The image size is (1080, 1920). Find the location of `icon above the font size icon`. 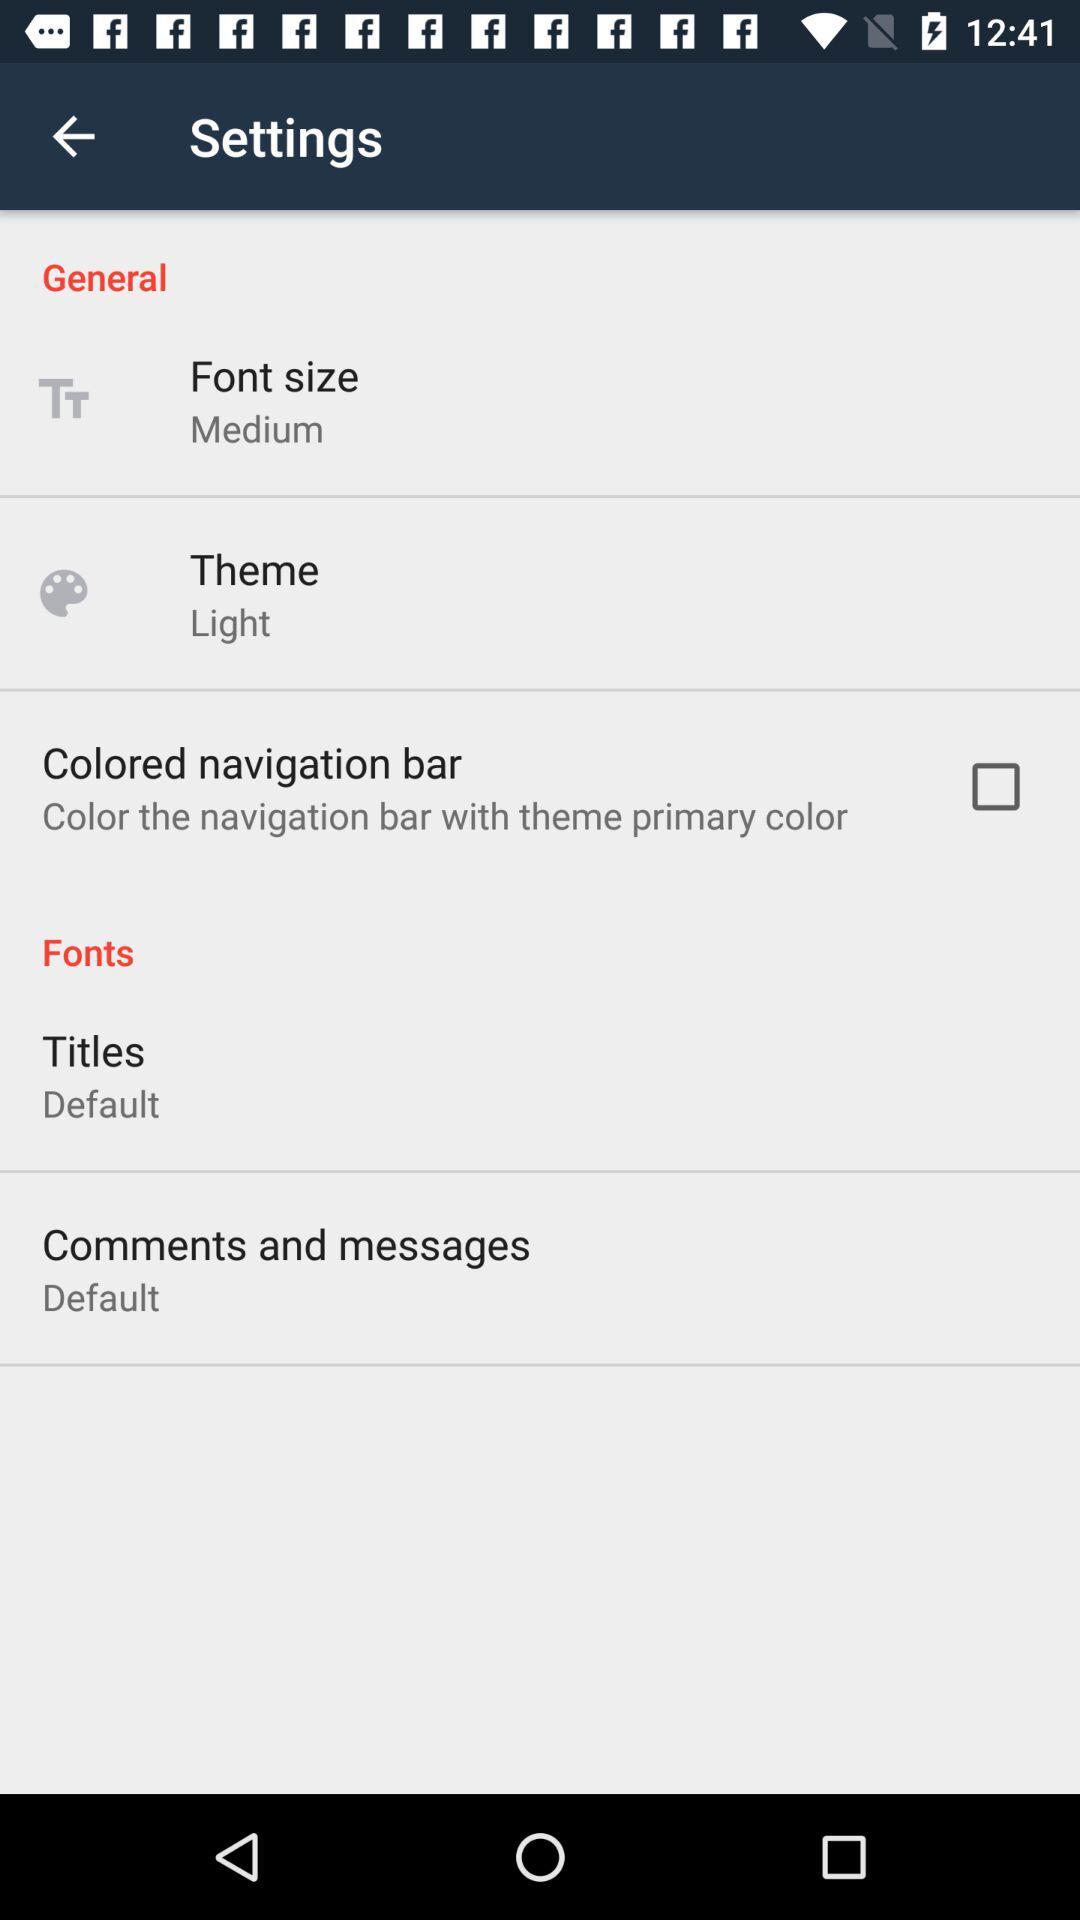

icon above the font size icon is located at coordinates (540, 254).